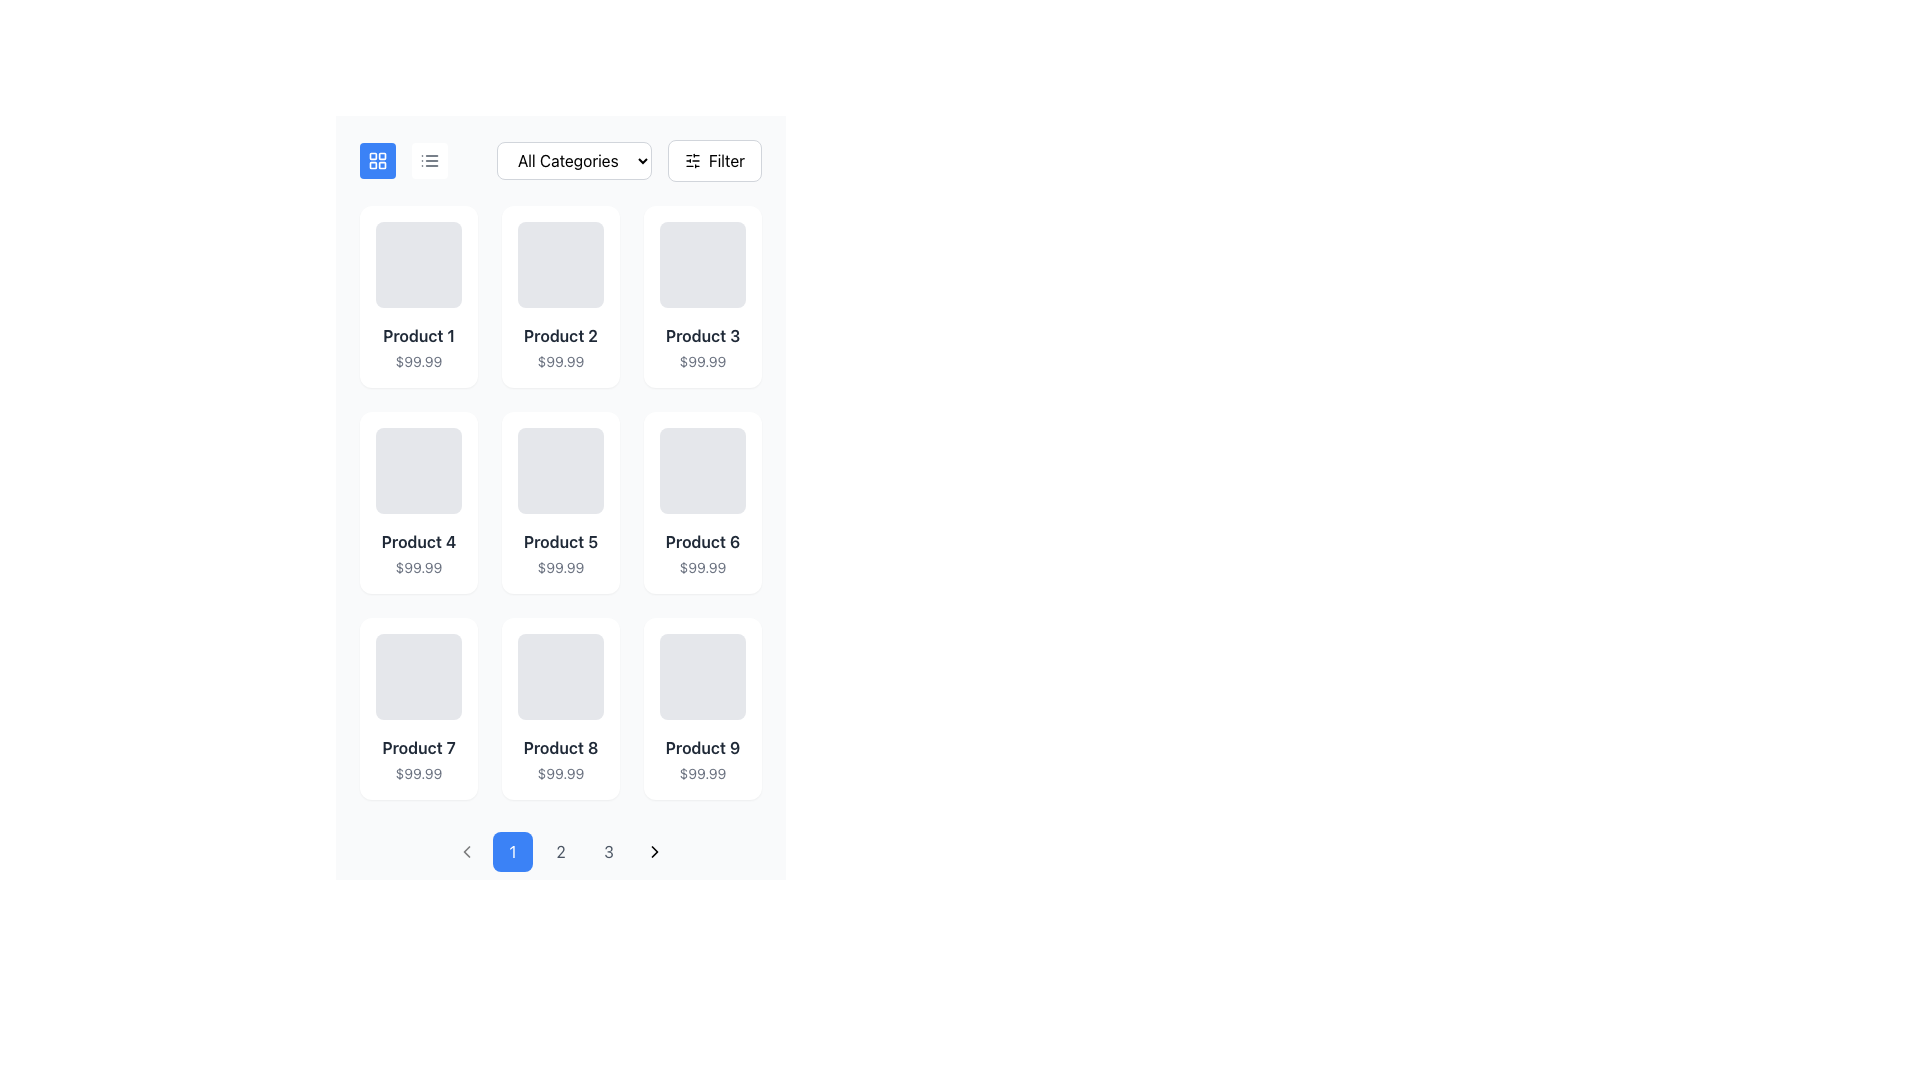 The image size is (1920, 1080). What do you see at coordinates (702, 567) in the screenshot?
I see `text displayed in the smaller, gray font style labeled '$99.99' located below 'Product 6' in the sixth product card` at bounding box center [702, 567].